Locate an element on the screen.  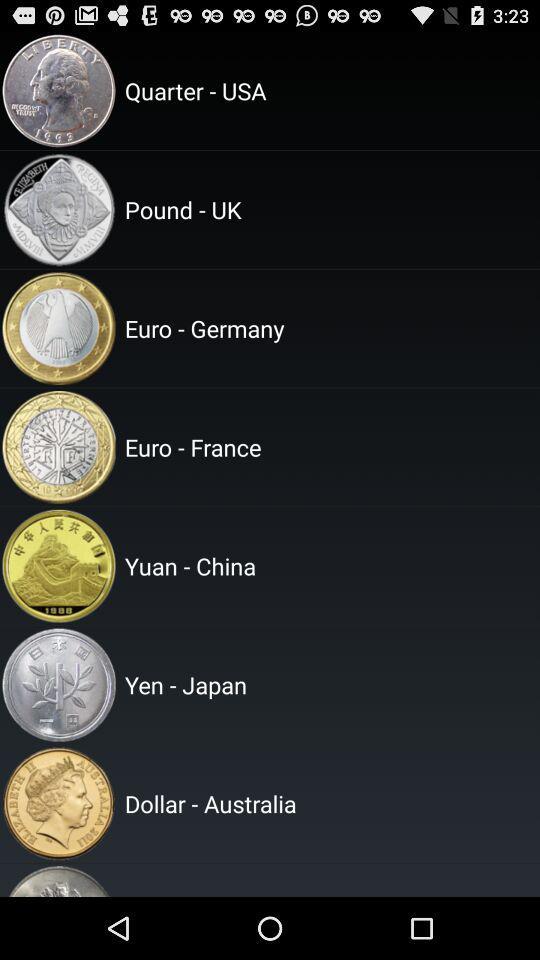
the pound - uk app is located at coordinates (329, 209).